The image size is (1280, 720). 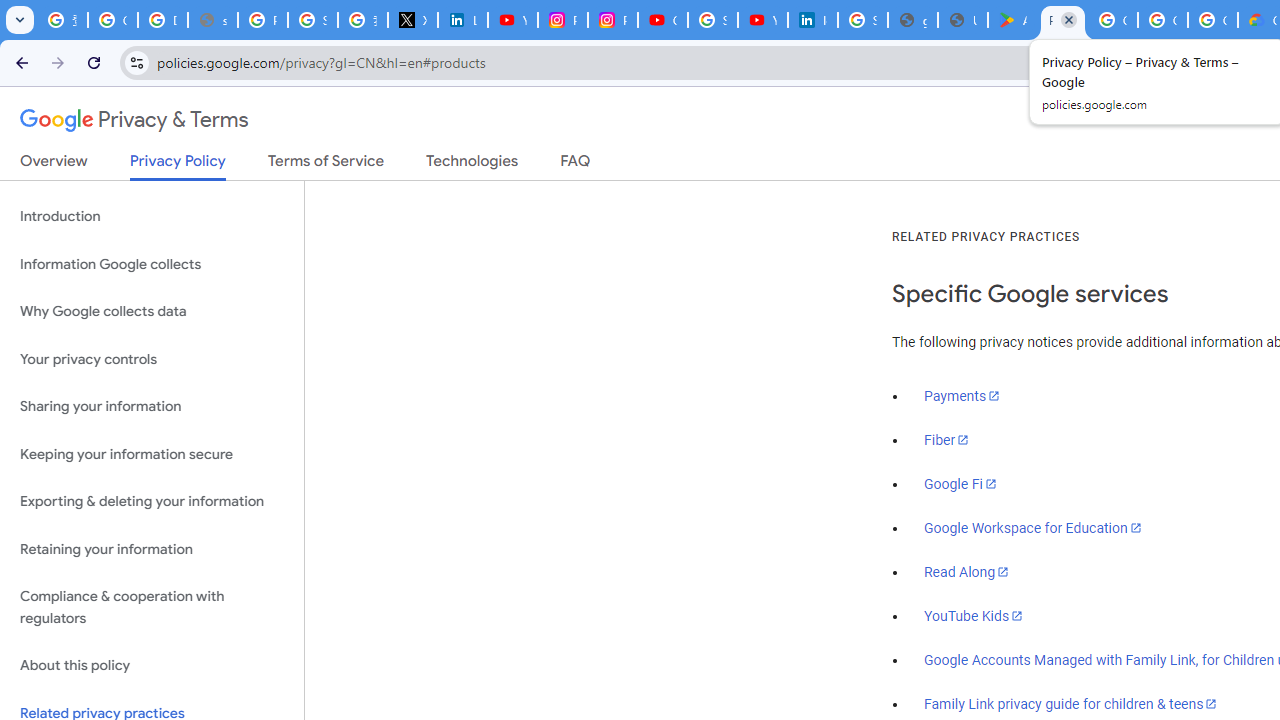 I want to click on 'Sharing your information', so click(x=151, y=406).